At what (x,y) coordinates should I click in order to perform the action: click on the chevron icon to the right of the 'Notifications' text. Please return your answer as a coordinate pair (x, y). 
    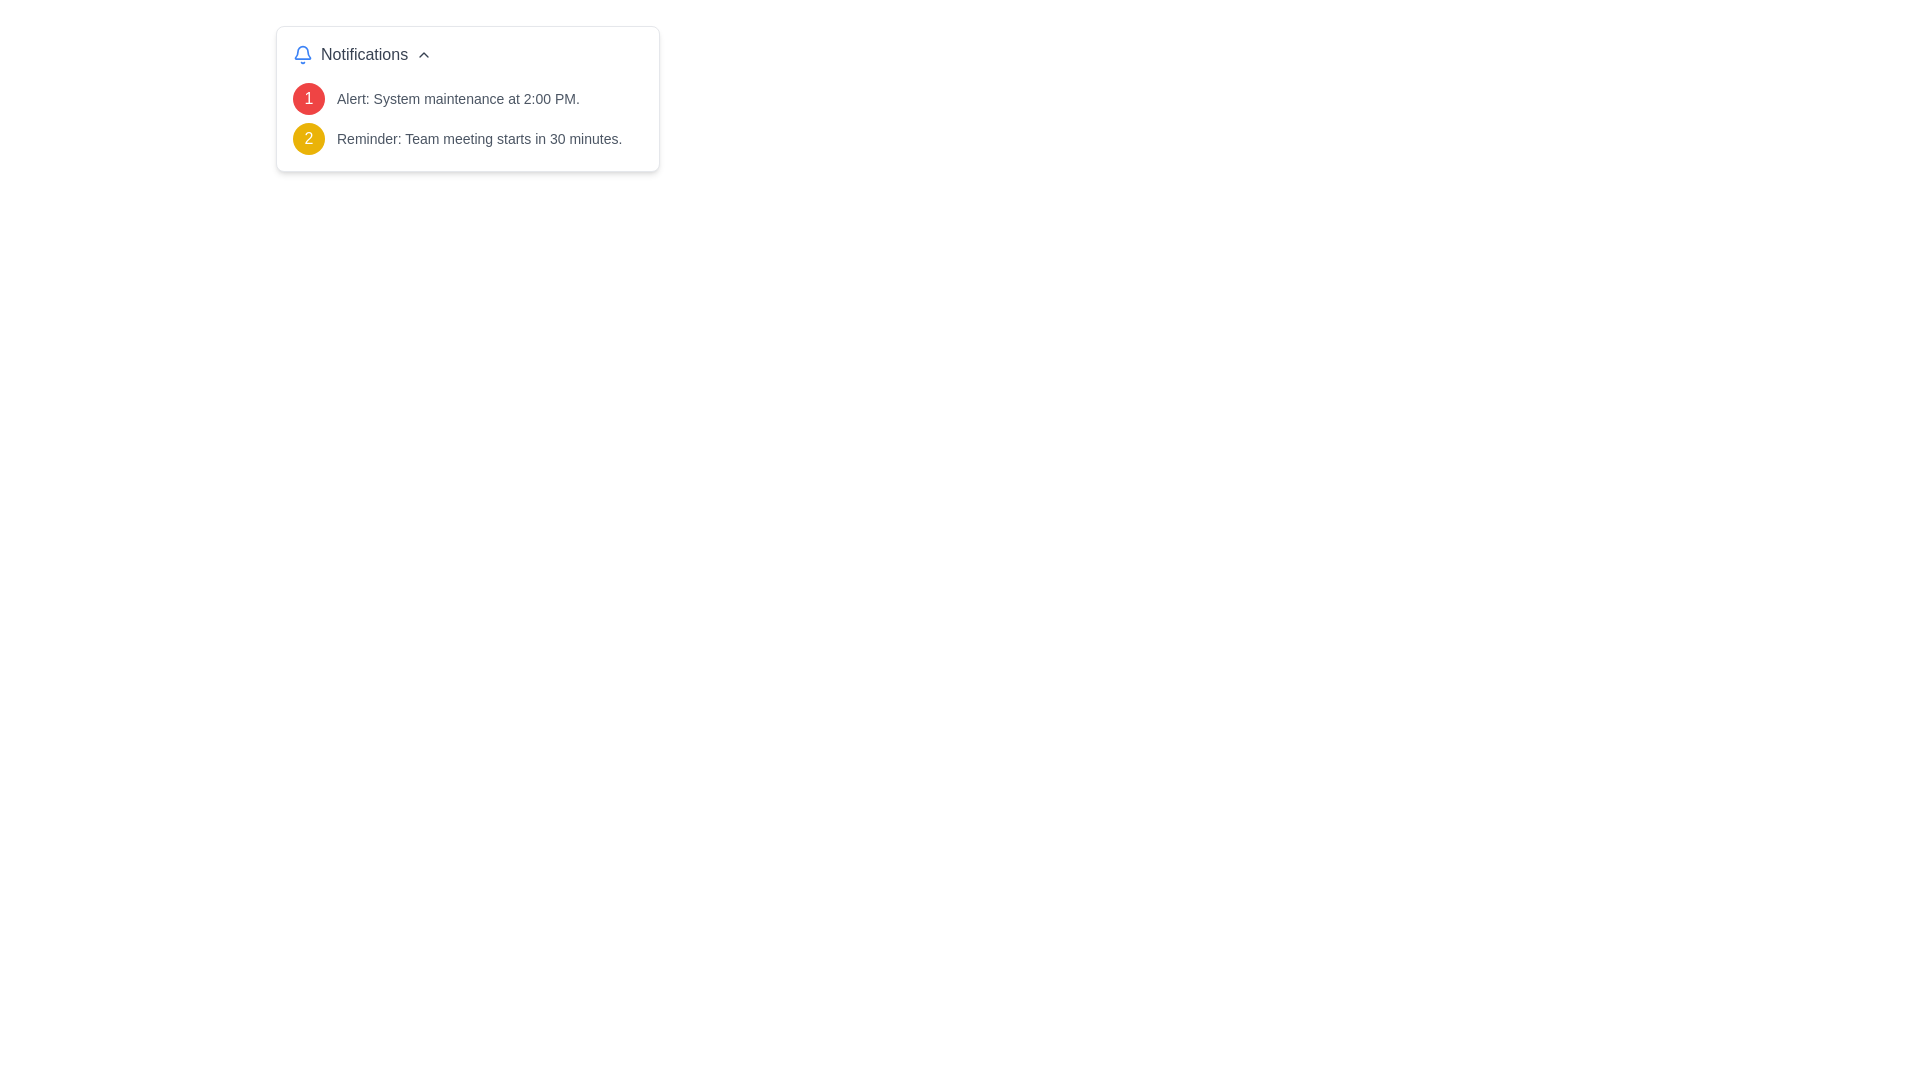
    Looking at the image, I should click on (423, 53).